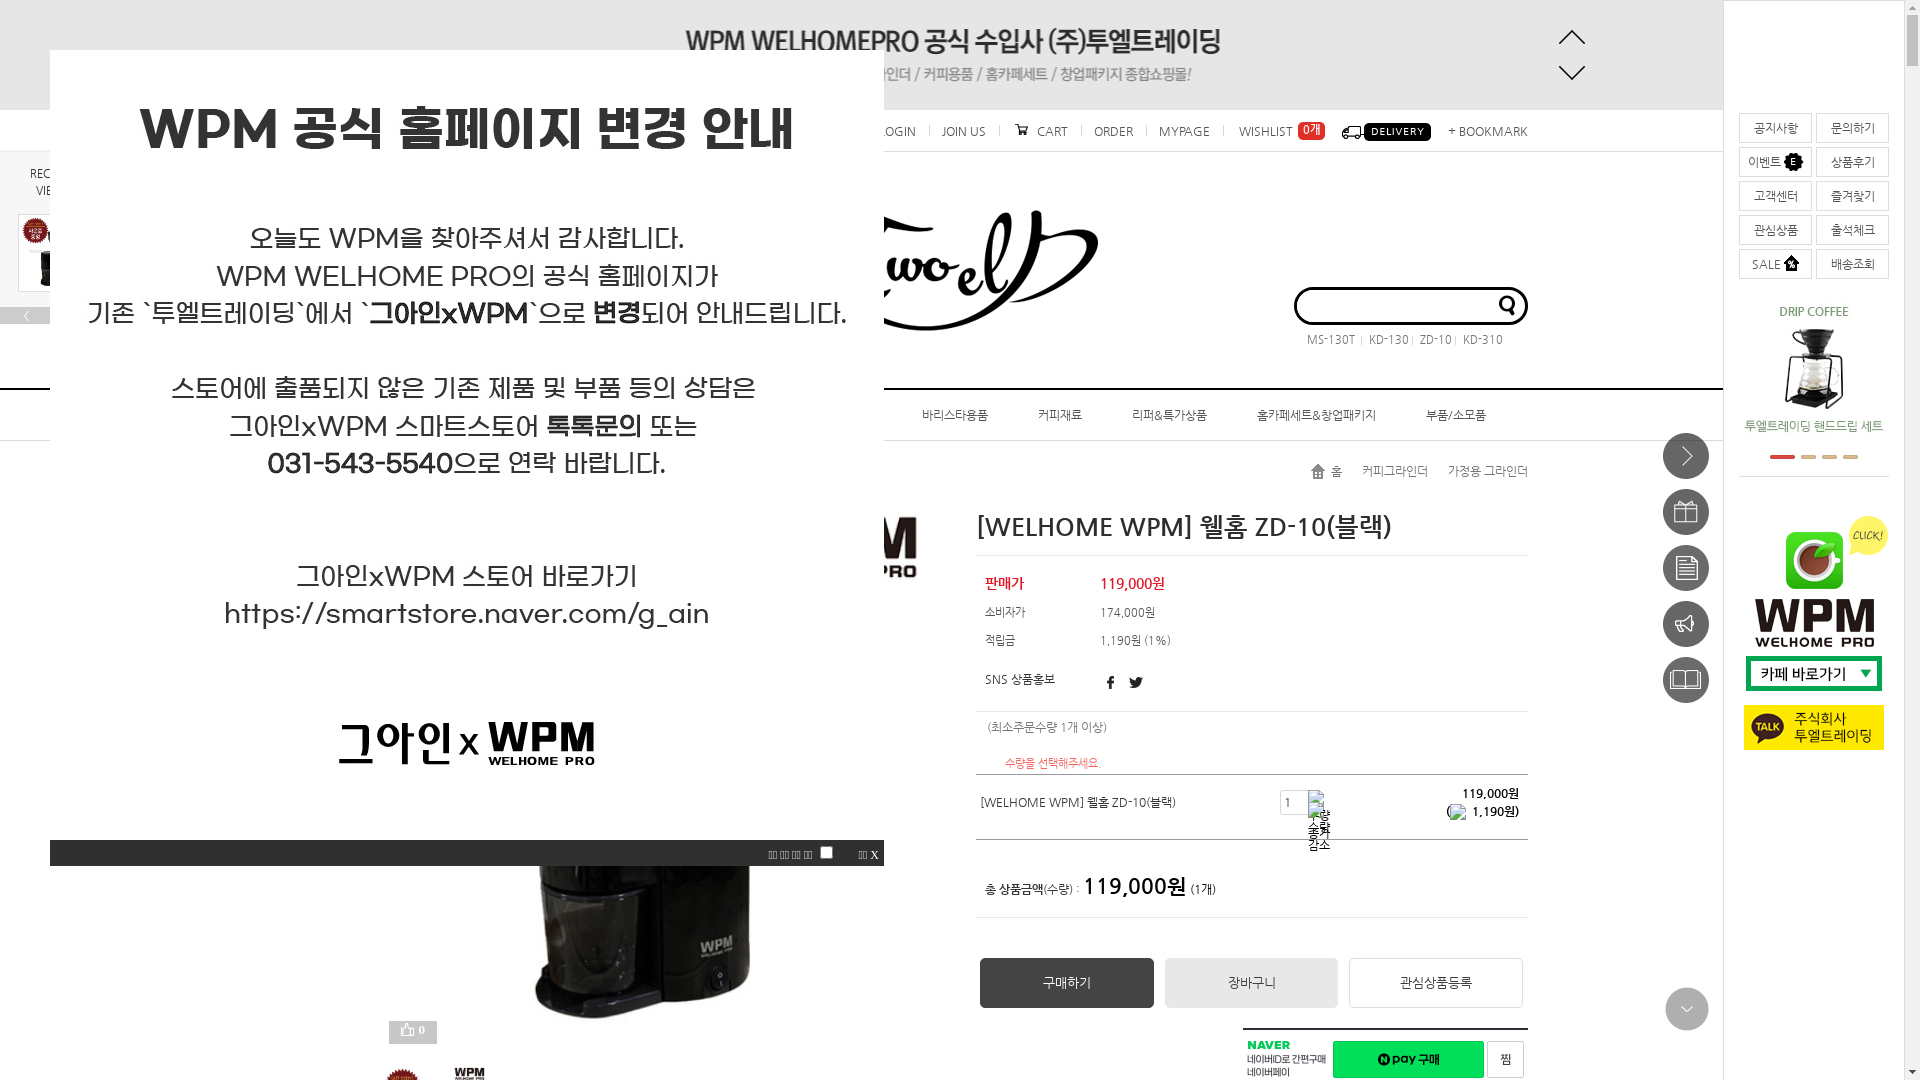  What do you see at coordinates (1079, 131) in the screenshot?
I see `' ORDER'` at bounding box center [1079, 131].